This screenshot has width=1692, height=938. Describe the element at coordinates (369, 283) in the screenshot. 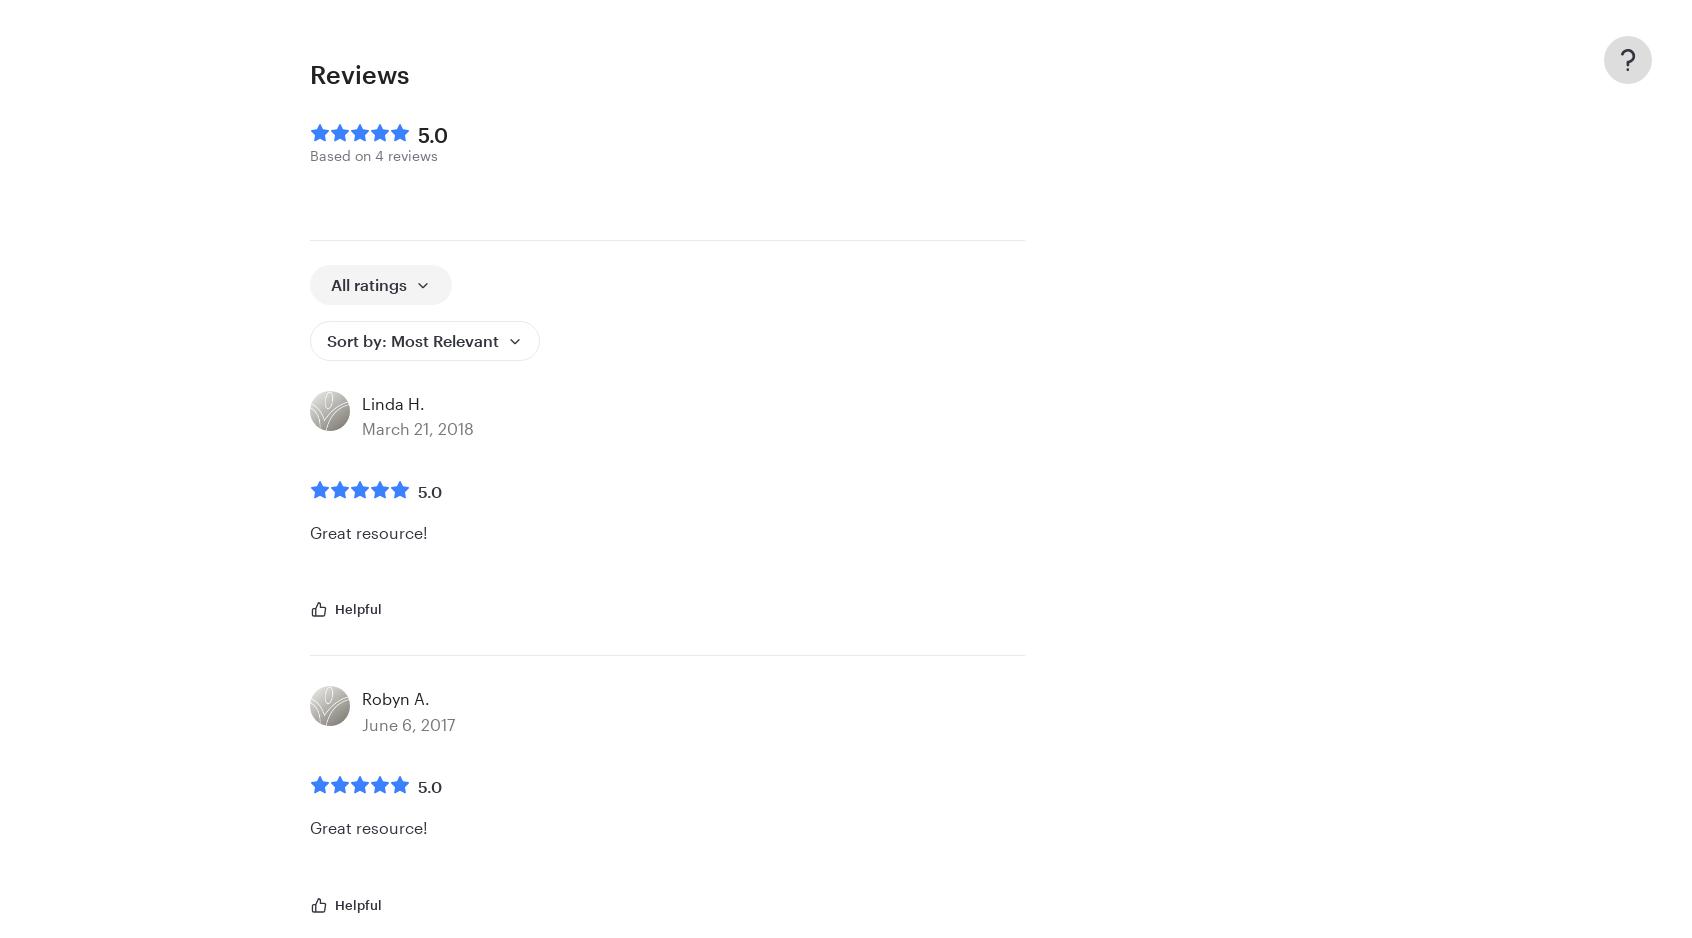

I see `'All ratings'` at that location.